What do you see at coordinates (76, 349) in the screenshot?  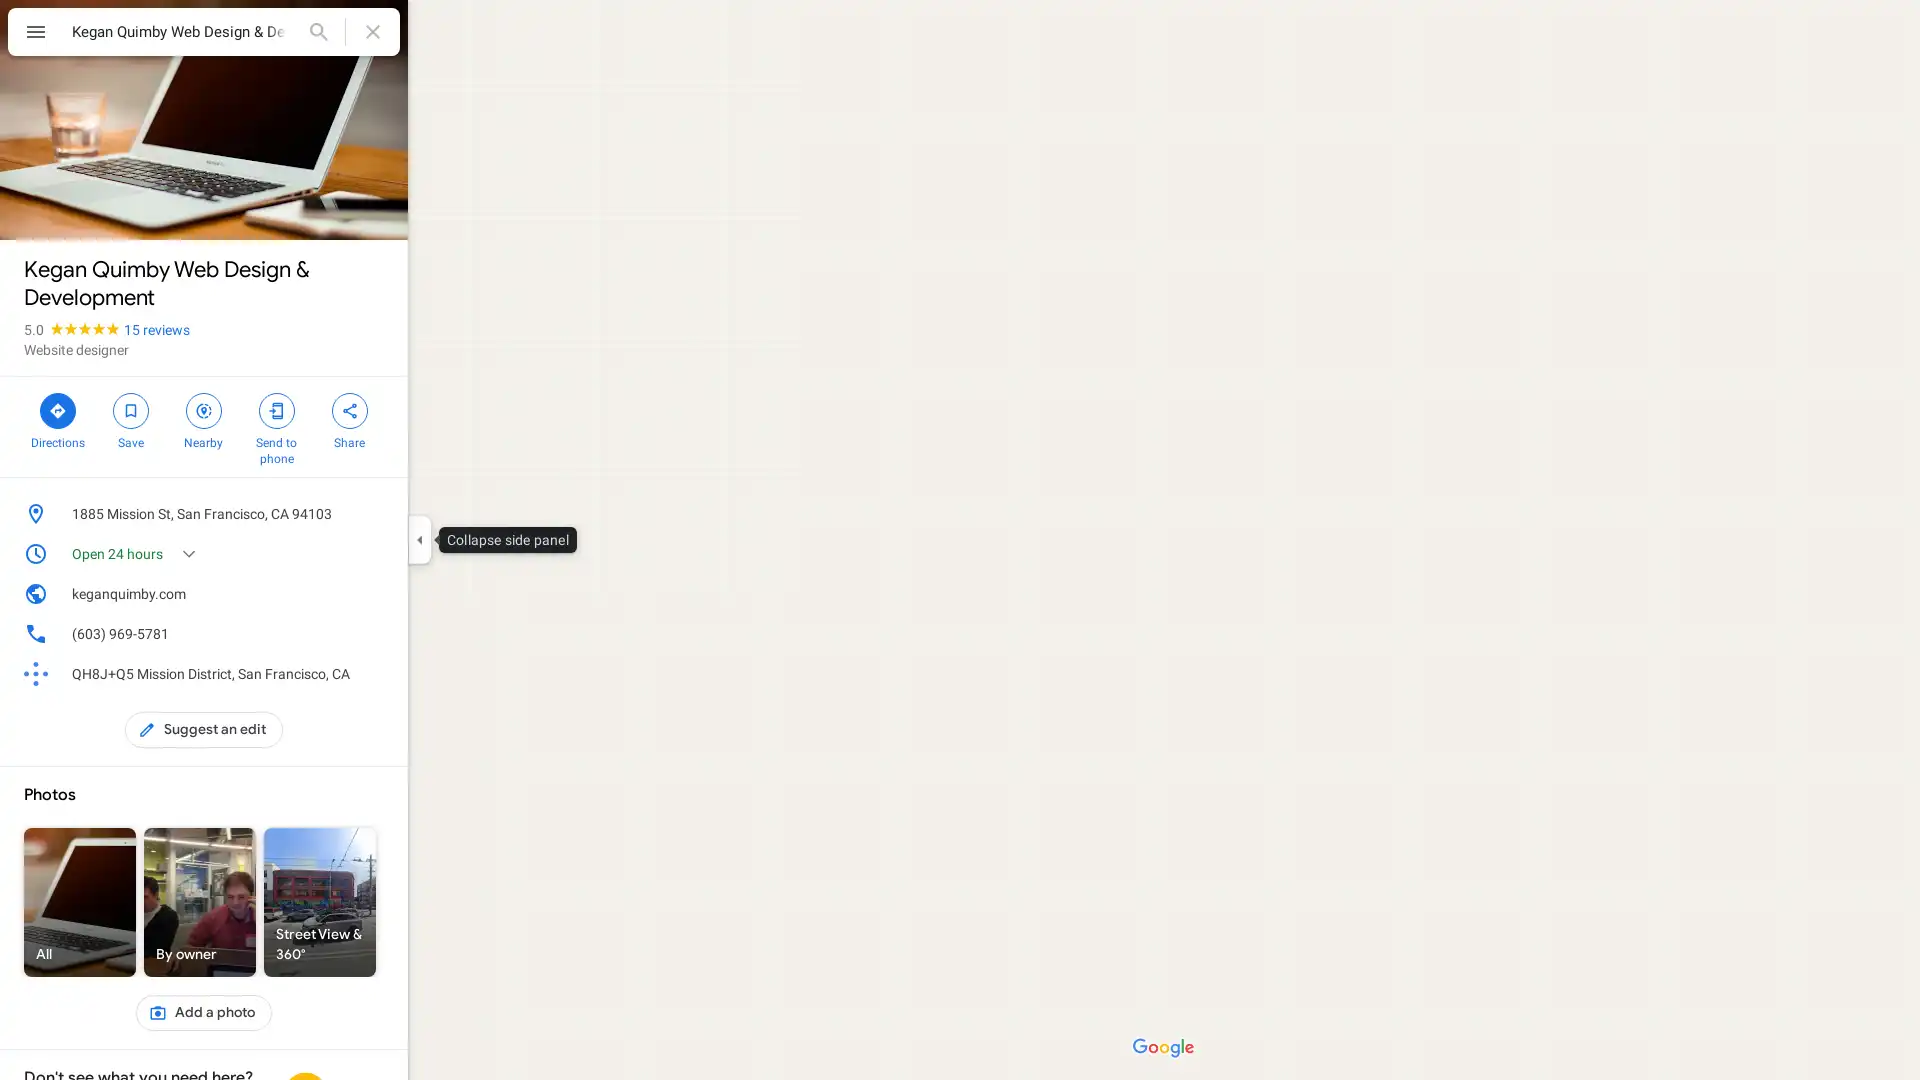 I see `Website designer` at bounding box center [76, 349].